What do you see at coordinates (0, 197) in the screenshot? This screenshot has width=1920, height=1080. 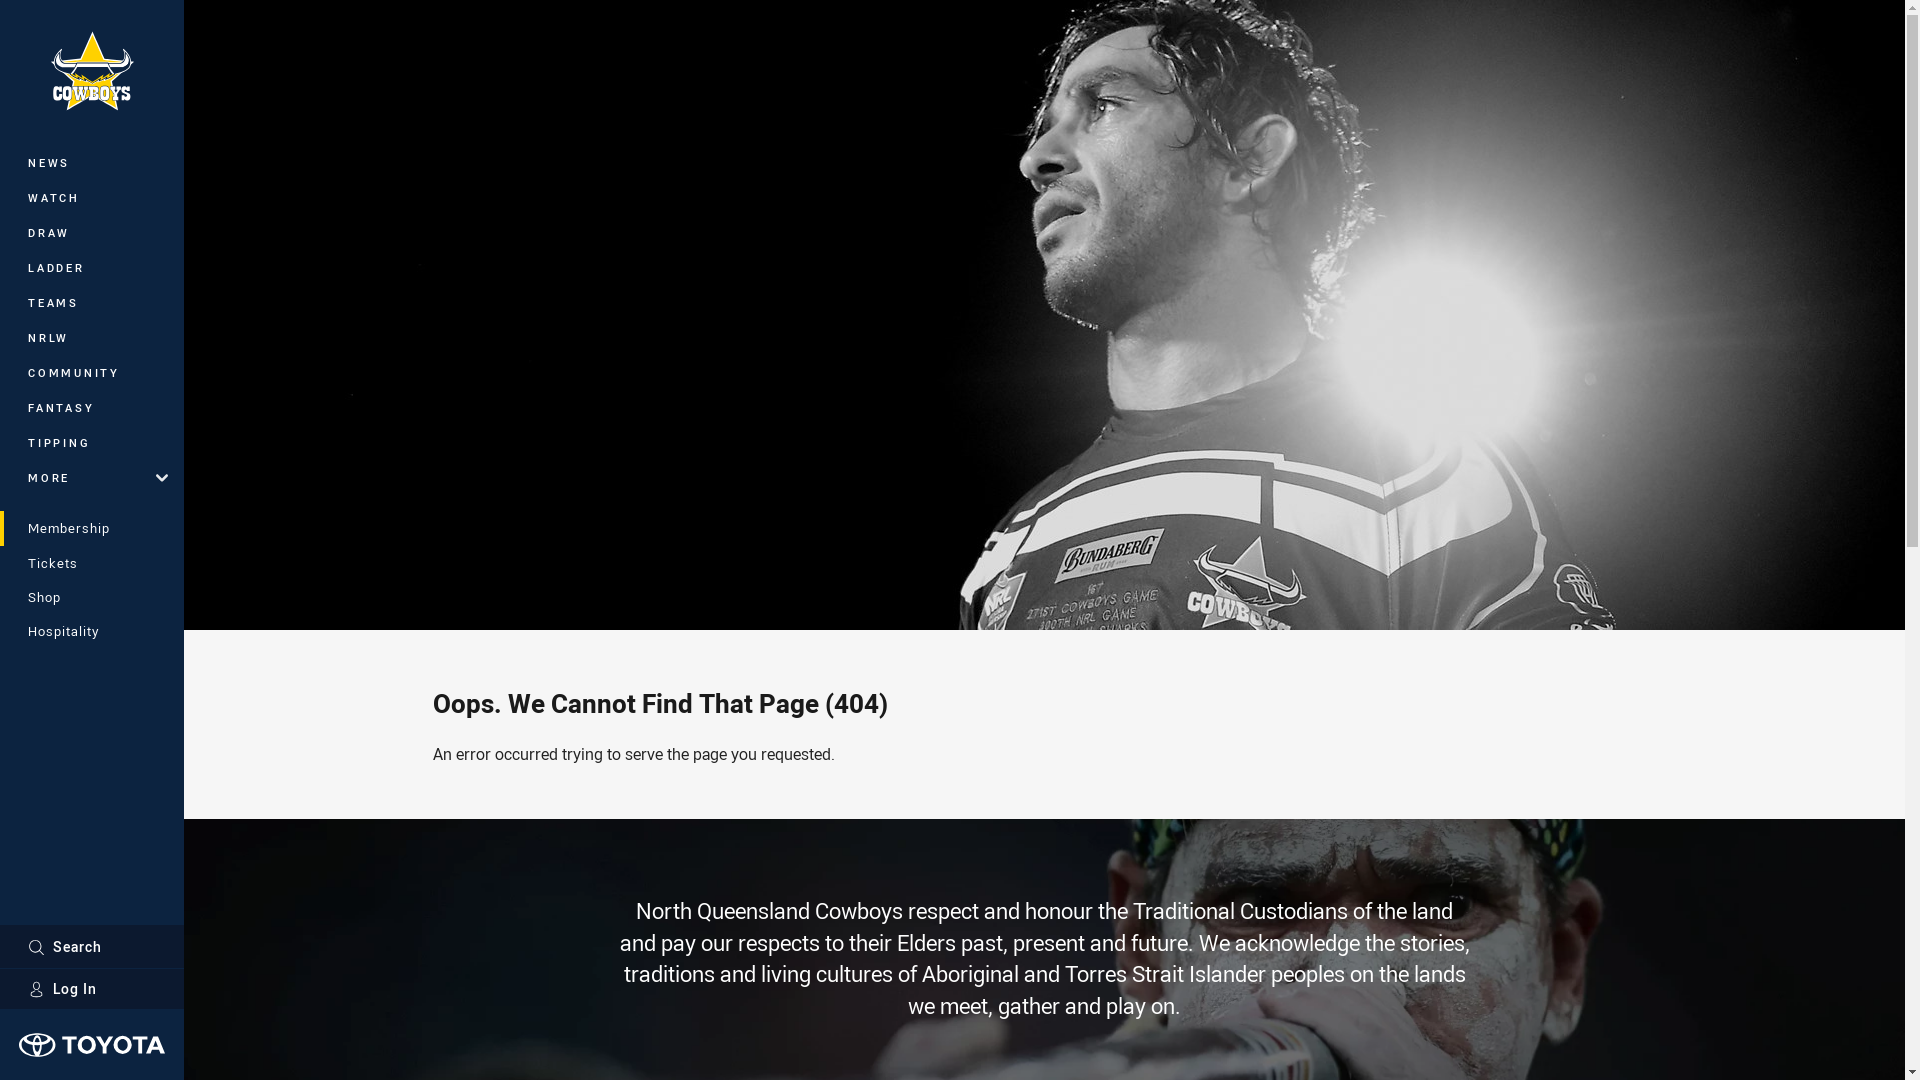 I see `'WATCH'` at bounding box center [0, 197].